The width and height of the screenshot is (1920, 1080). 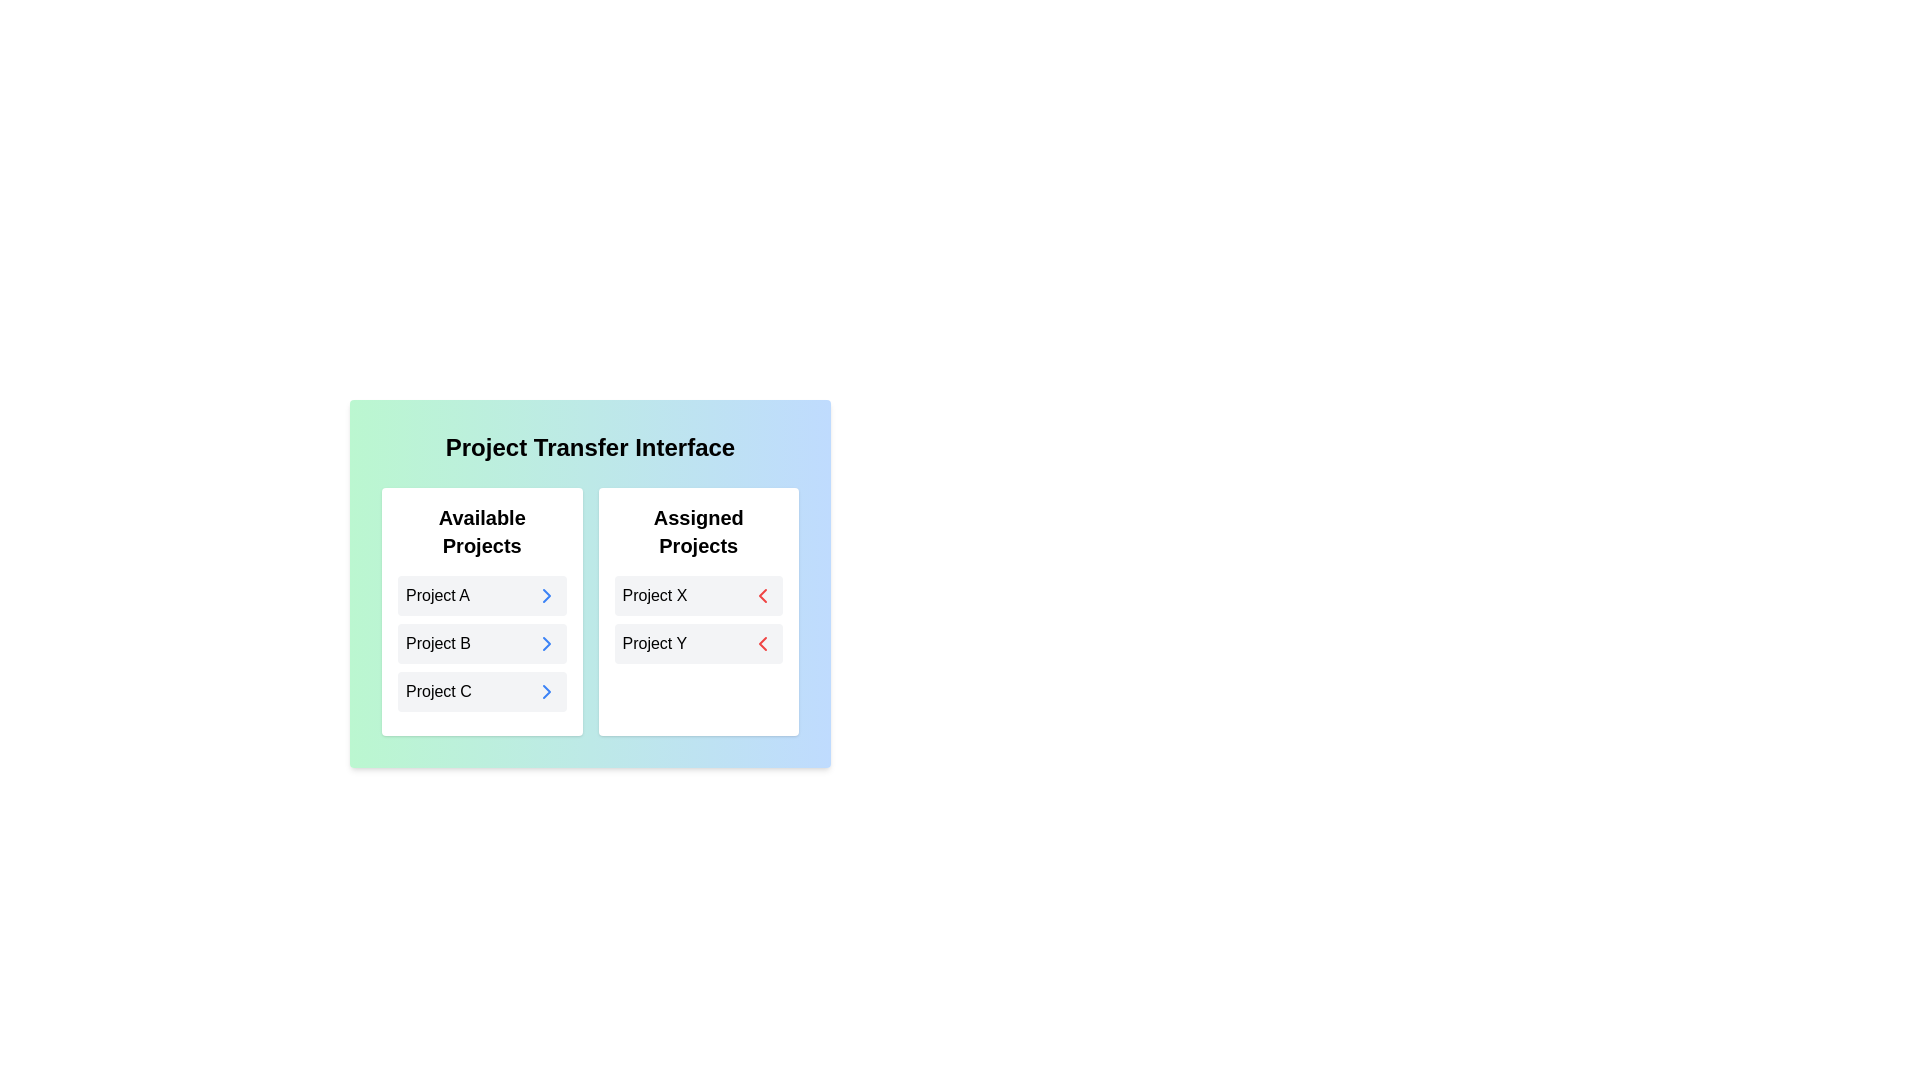 What do you see at coordinates (698, 595) in the screenshot?
I see `the first list item labeled 'Project X' with a red arrow icon in the 'Assigned Projects' section` at bounding box center [698, 595].